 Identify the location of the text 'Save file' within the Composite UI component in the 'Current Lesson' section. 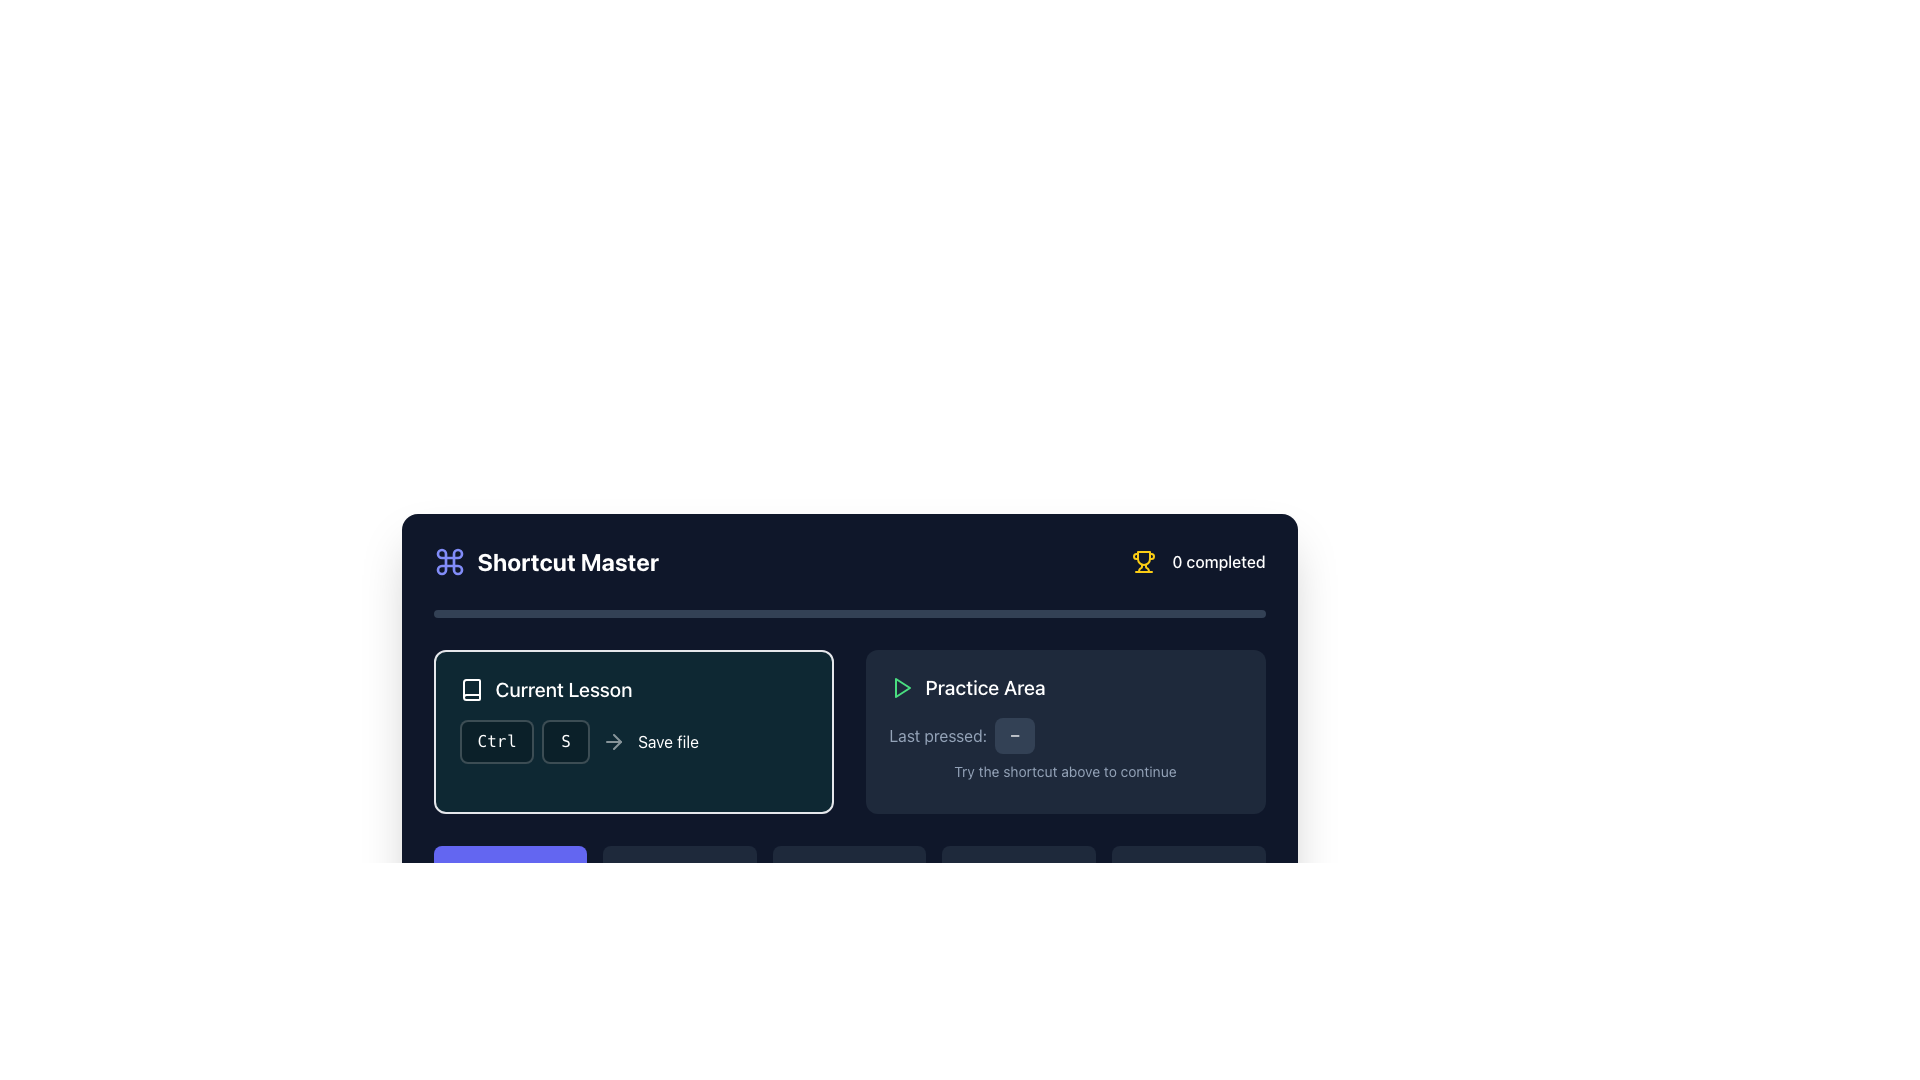
(632, 741).